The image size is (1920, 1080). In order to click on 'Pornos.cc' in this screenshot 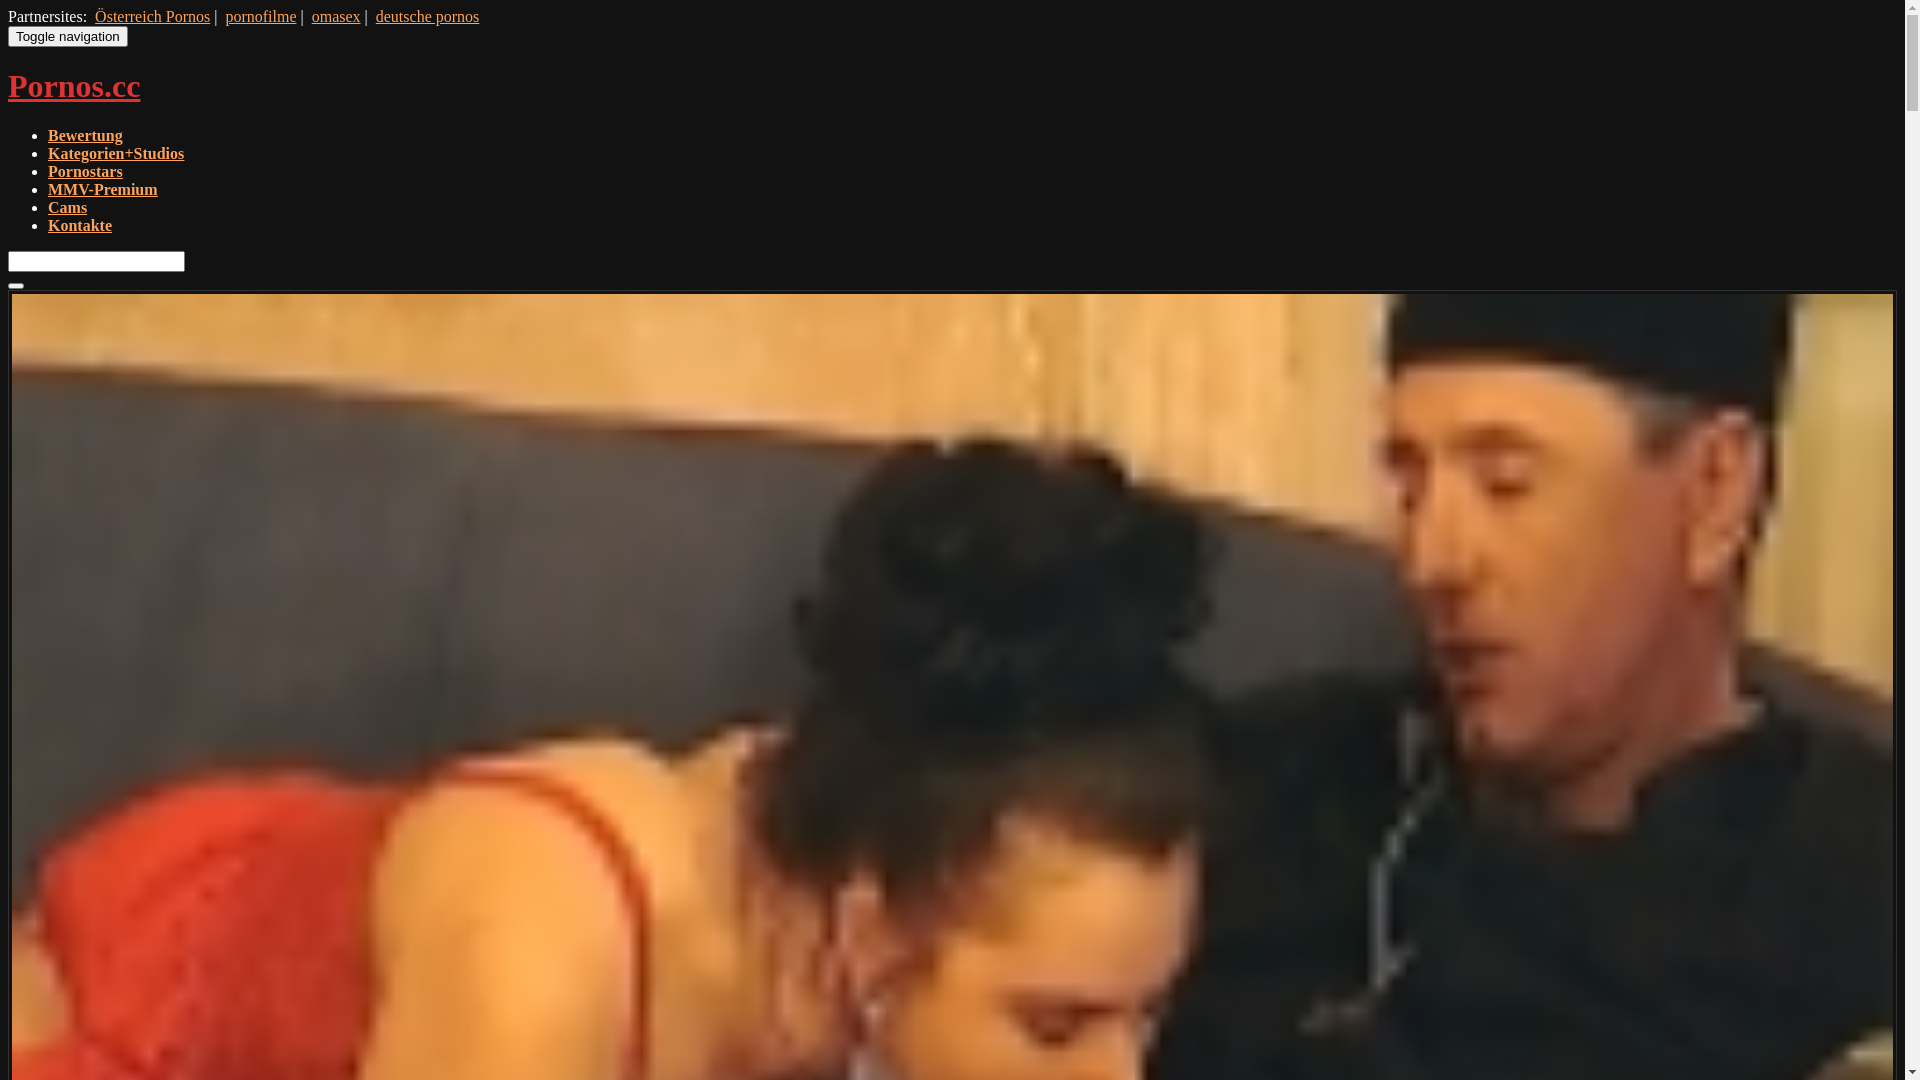, I will do `click(8, 84)`.